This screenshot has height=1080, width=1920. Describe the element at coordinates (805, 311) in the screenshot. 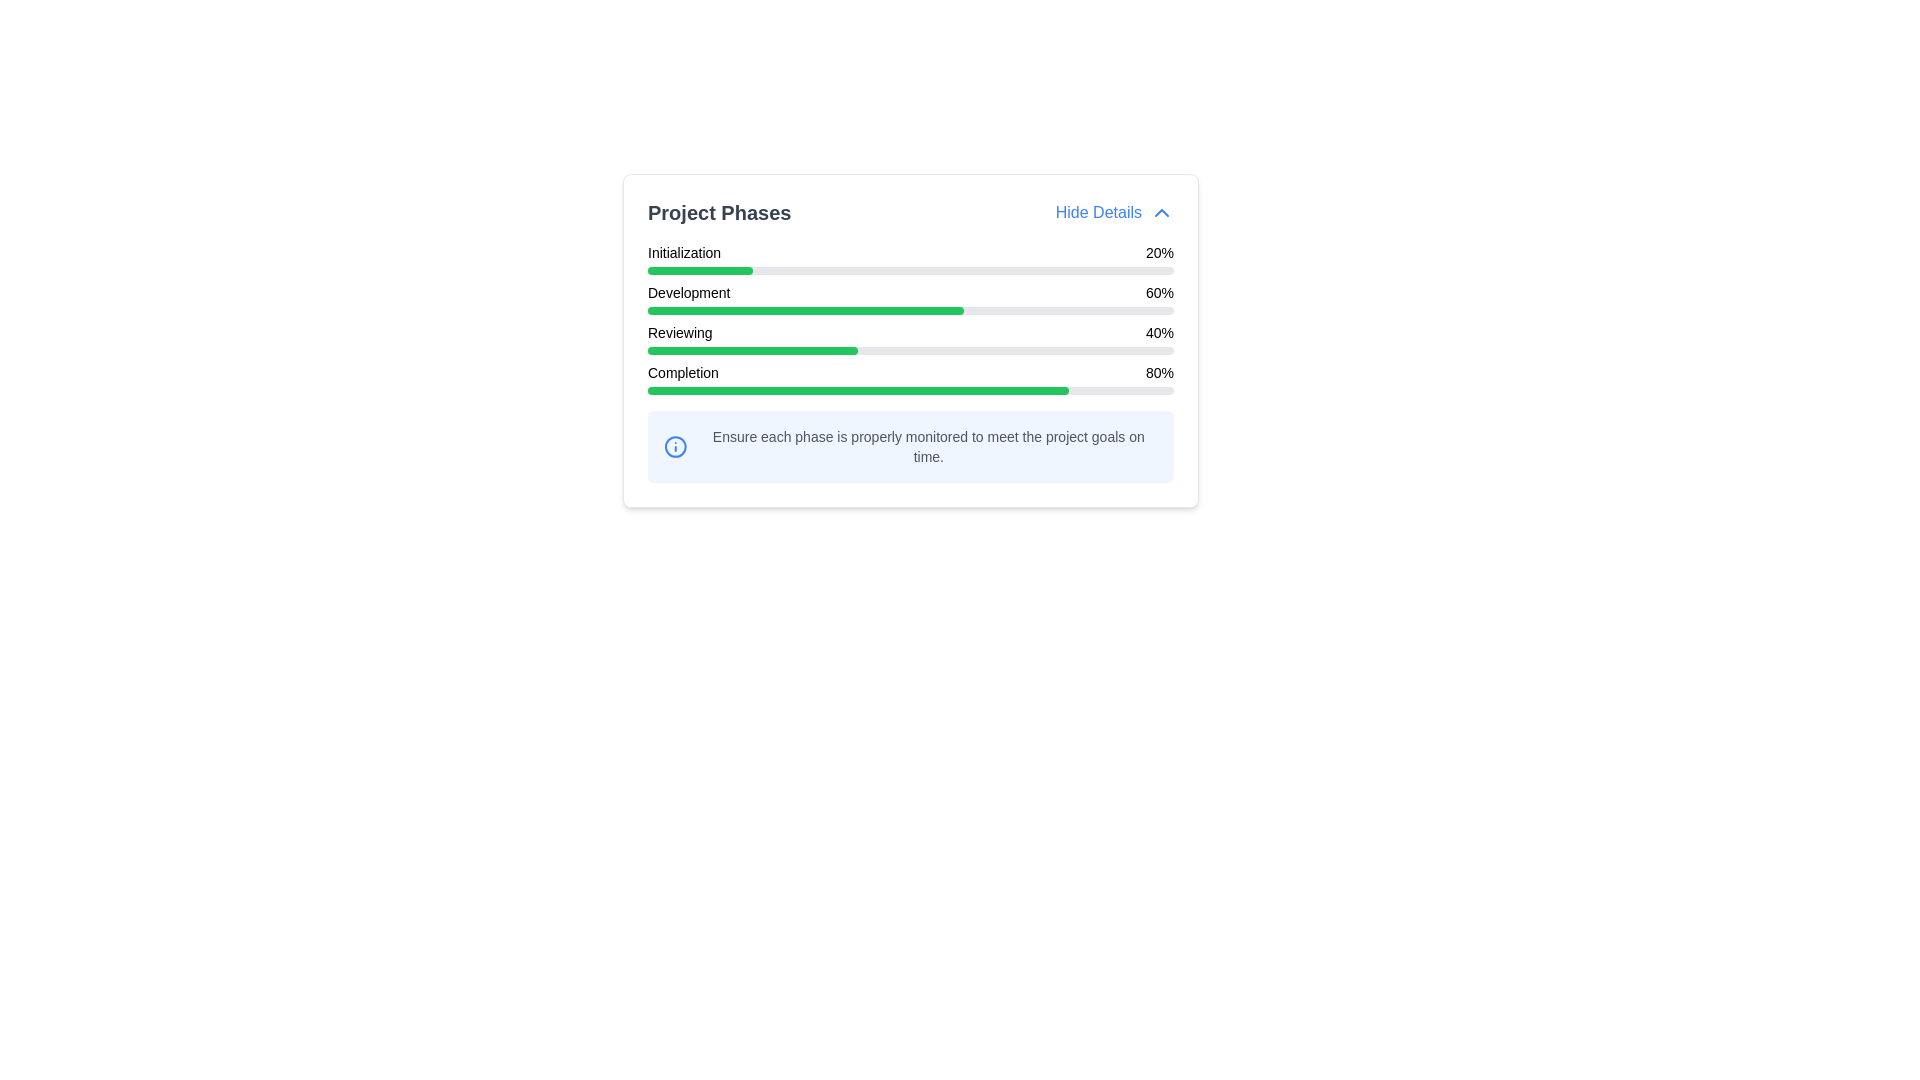

I see `the Progress indicator (bar segment) that visually indicates 60% completion of the 'Development' phase in the 'Project Phases' section` at that location.